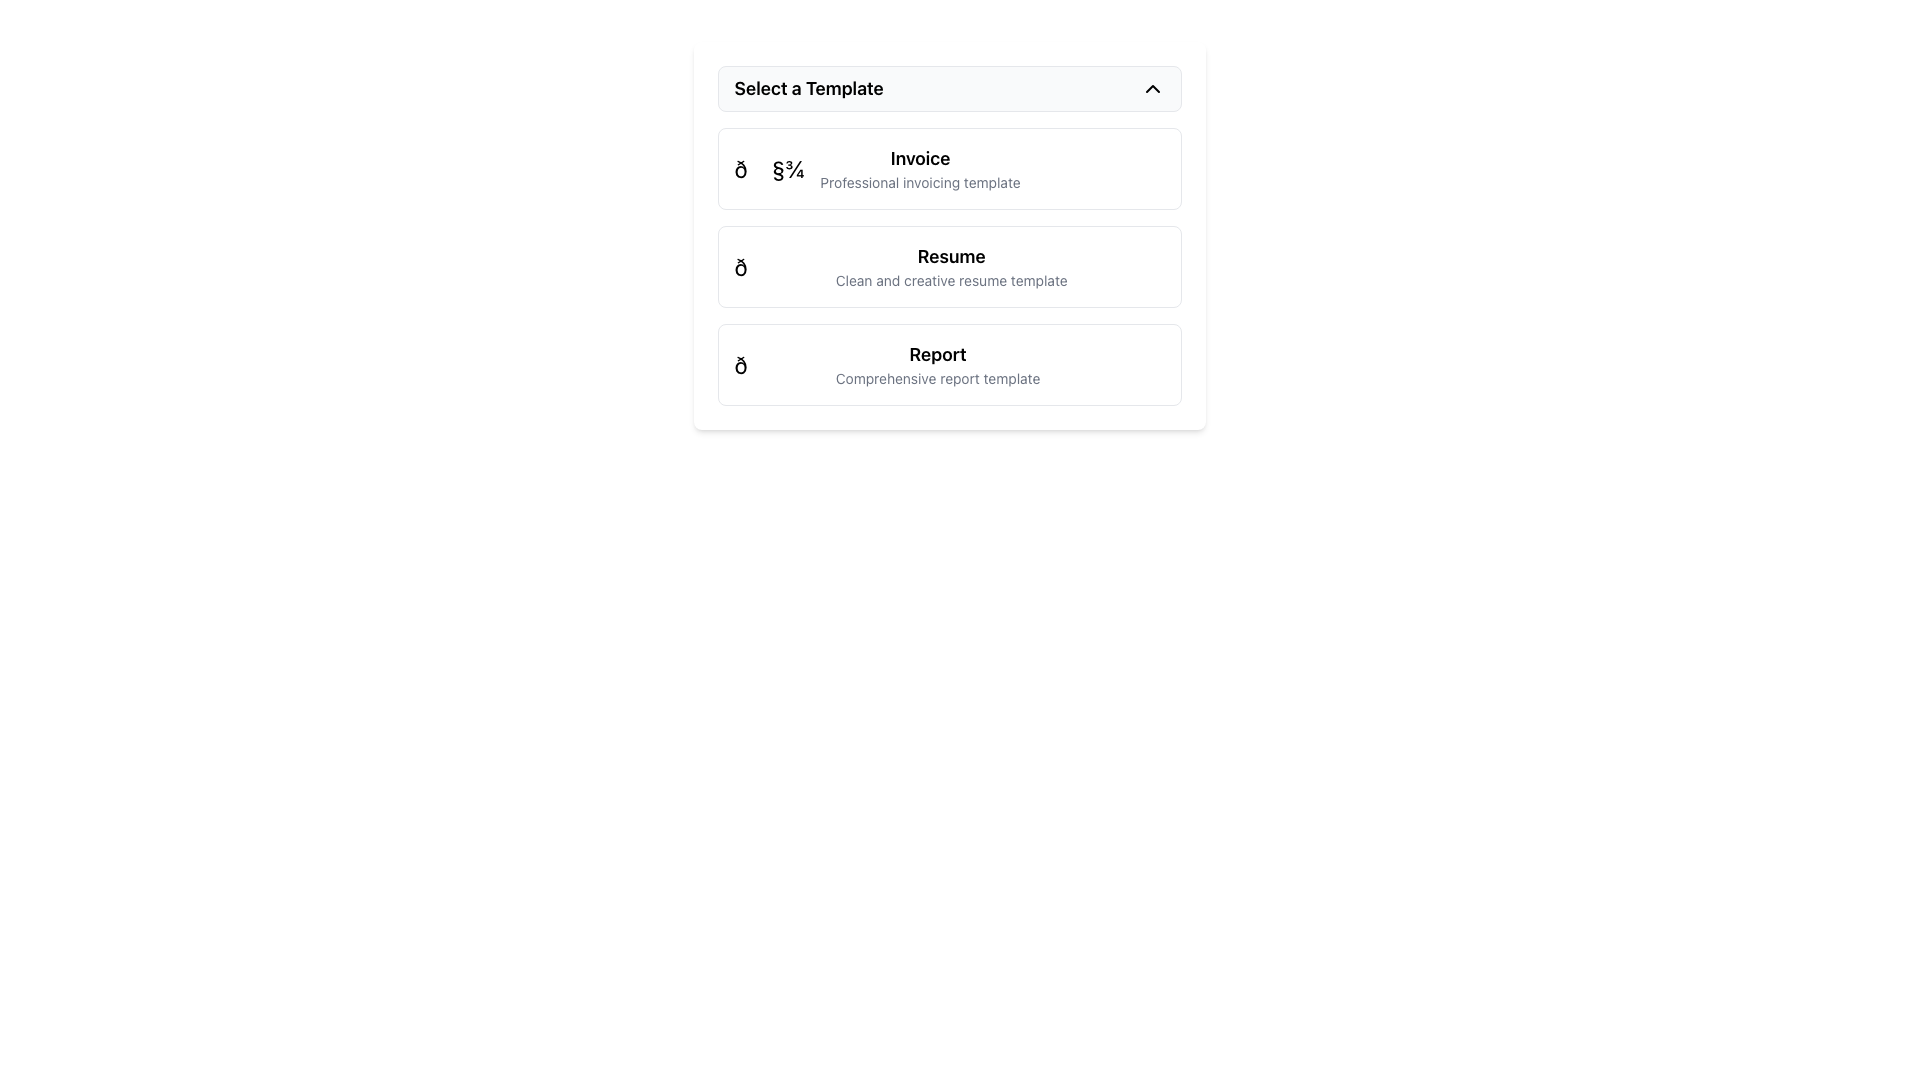  Describe the element at coordinates (919, 168) in the screenshot. I see `descriptive text label guiding the selection of the 'Invoice' template, which is the first item in the list of template options located below the 'Select a Template' heading` at that location.